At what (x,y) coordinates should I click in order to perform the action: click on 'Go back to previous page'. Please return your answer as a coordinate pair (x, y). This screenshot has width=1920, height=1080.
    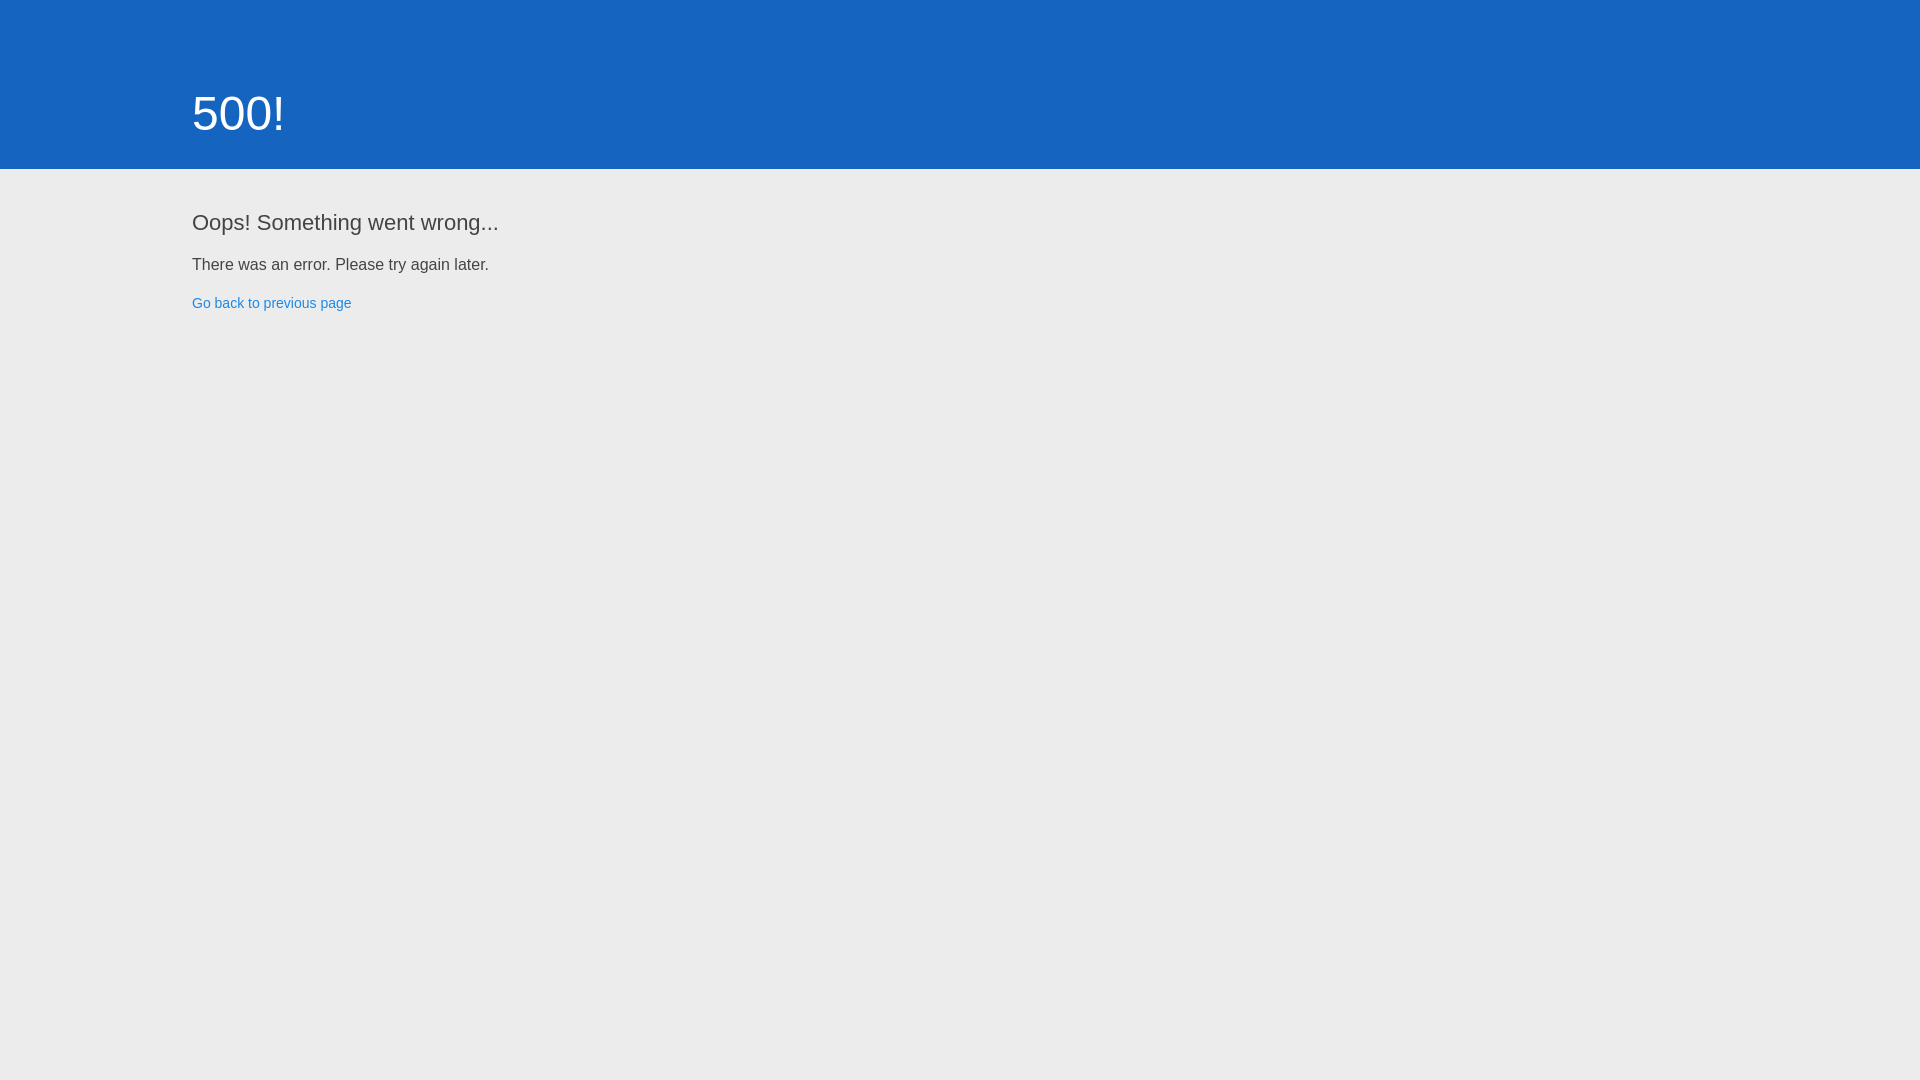
    Looking at the image, I should click on (271, 303).